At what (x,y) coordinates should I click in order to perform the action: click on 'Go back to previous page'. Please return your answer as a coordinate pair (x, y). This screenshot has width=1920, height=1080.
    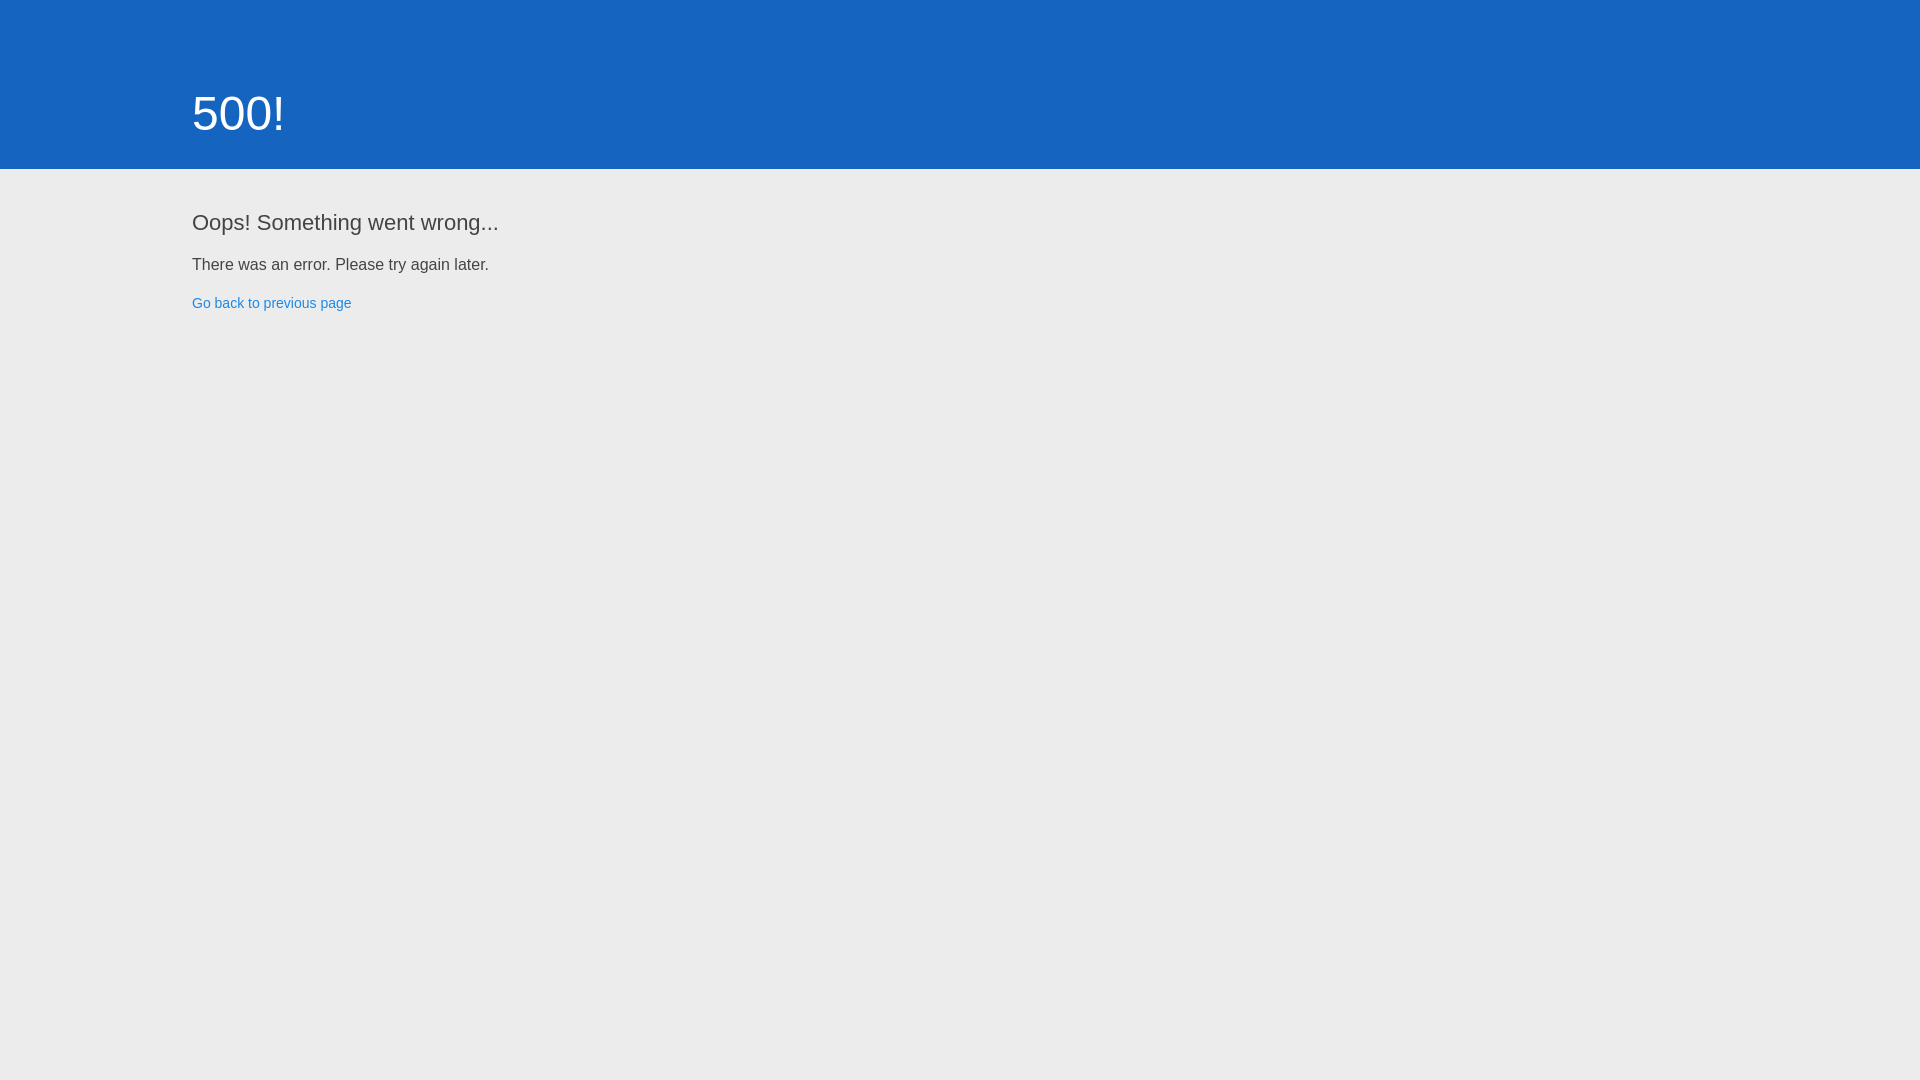
    Looking at the image, I should click on (271, 303).